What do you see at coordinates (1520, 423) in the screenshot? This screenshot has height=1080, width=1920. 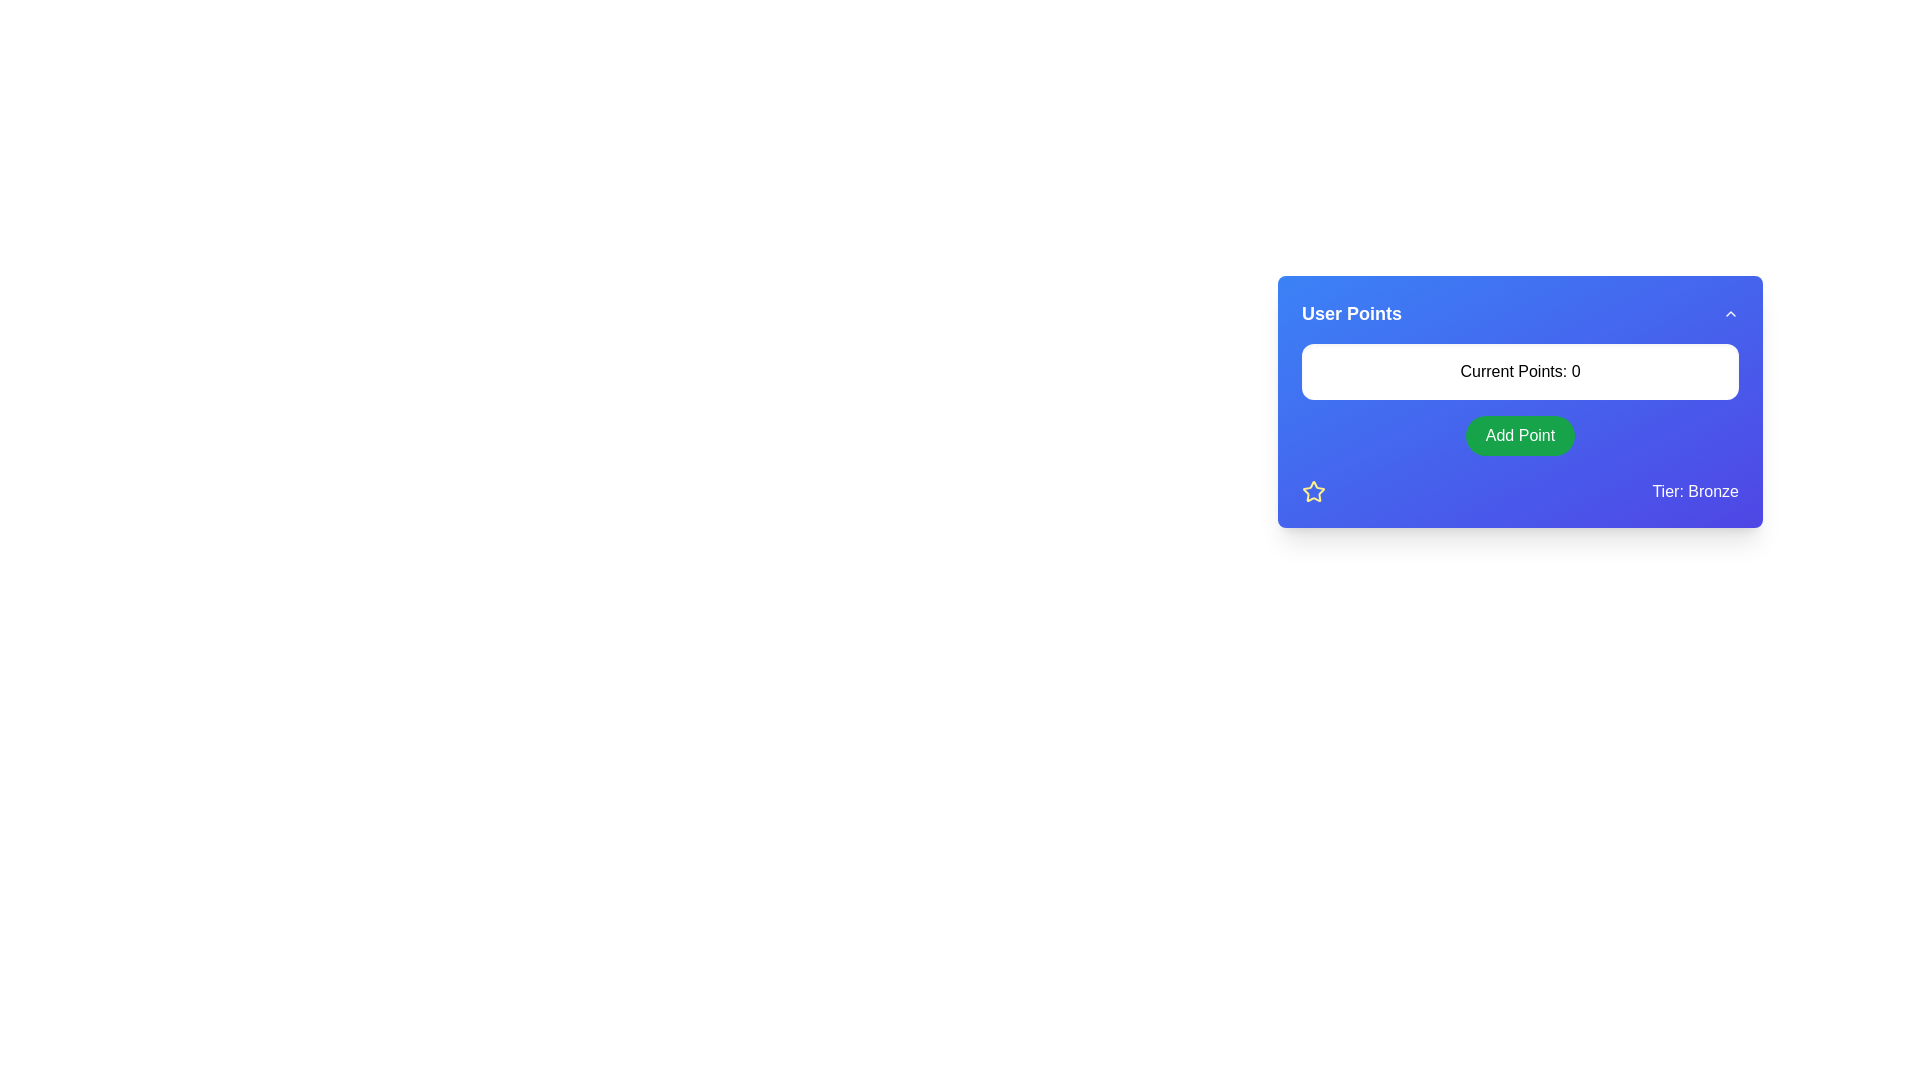 I see `the 'Add Point' button in the User Points section for a visual effect` at bounding box center [1520, 423].